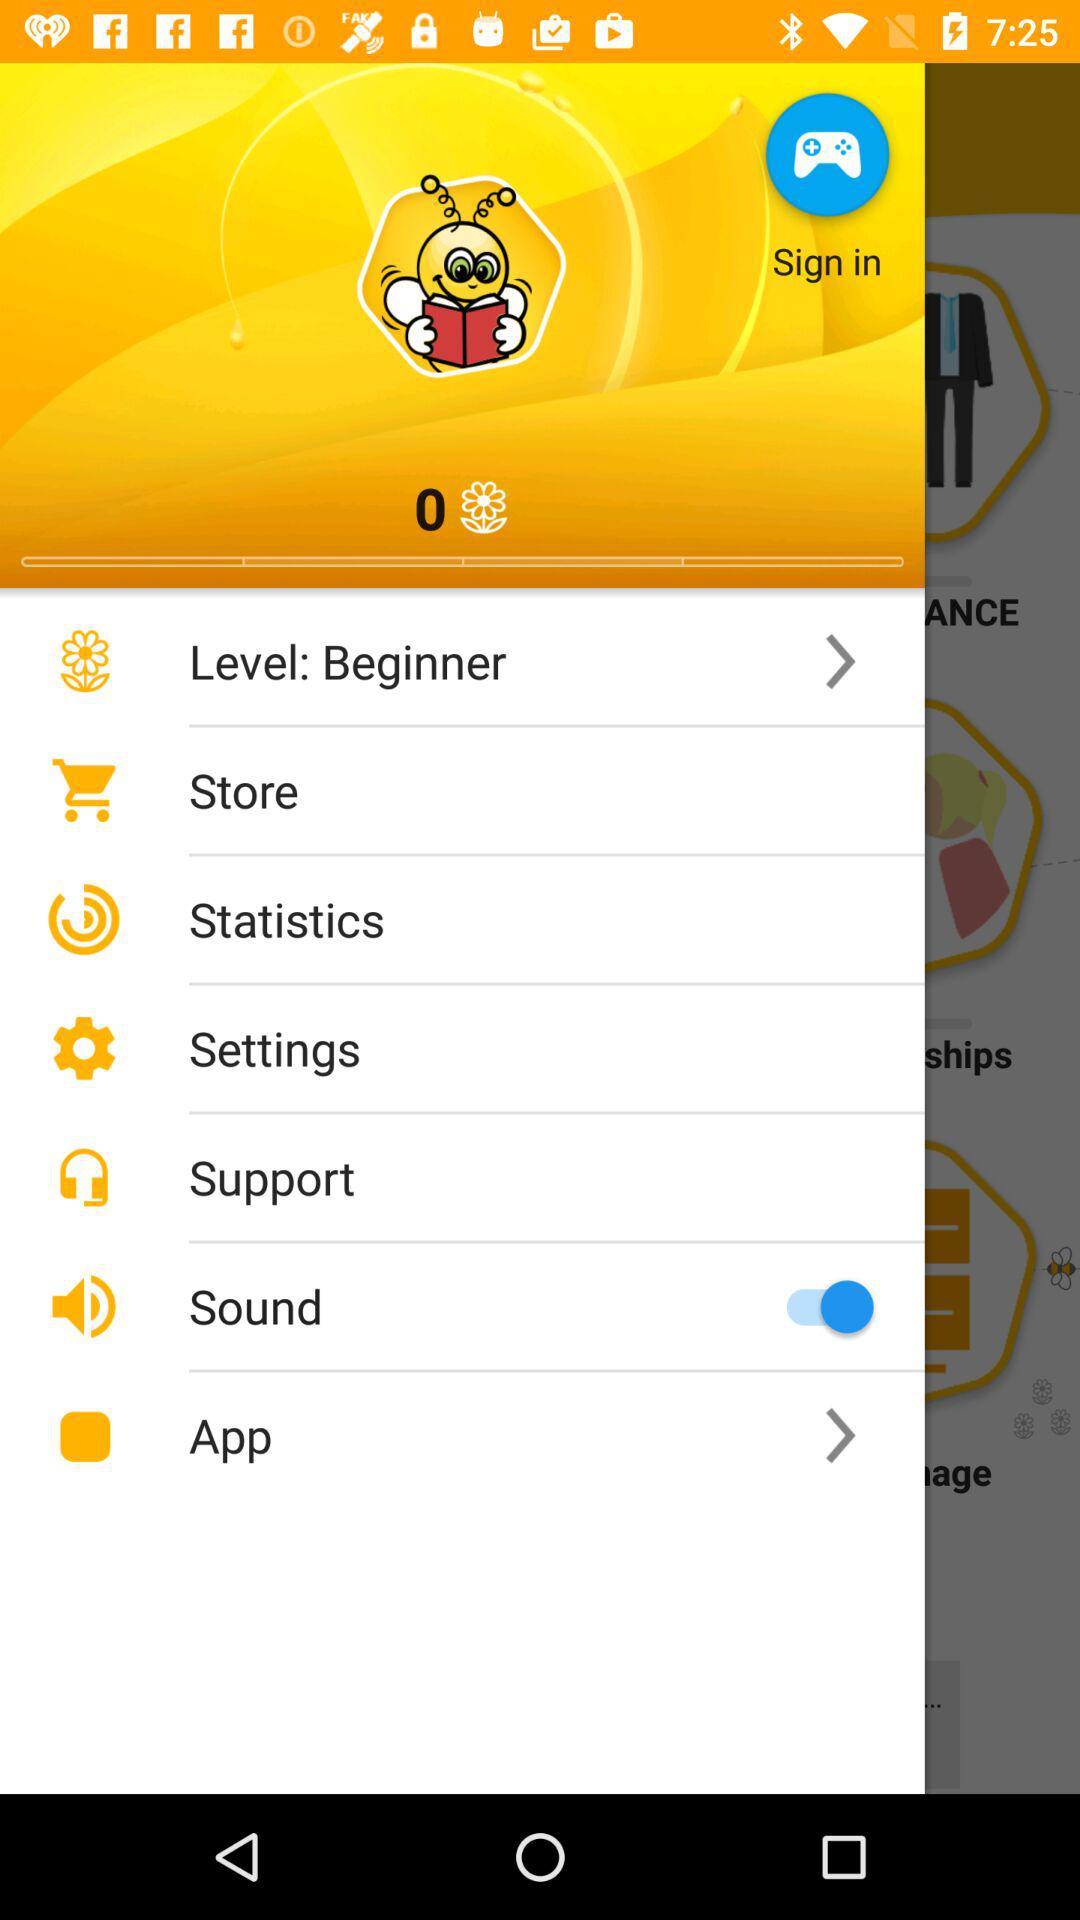 The image size is (1080, 1920). Describe the element at coordinates (83, 1434) in the screenshot. I see `the symbol which is to the immediate left of app` at that location.